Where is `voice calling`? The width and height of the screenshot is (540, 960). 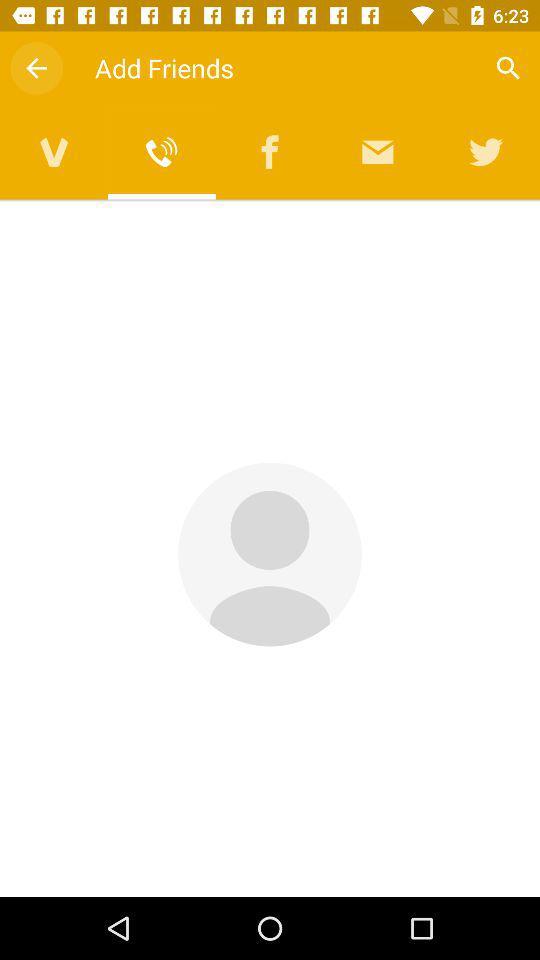 voice calling is located at coordinates (161, 151).